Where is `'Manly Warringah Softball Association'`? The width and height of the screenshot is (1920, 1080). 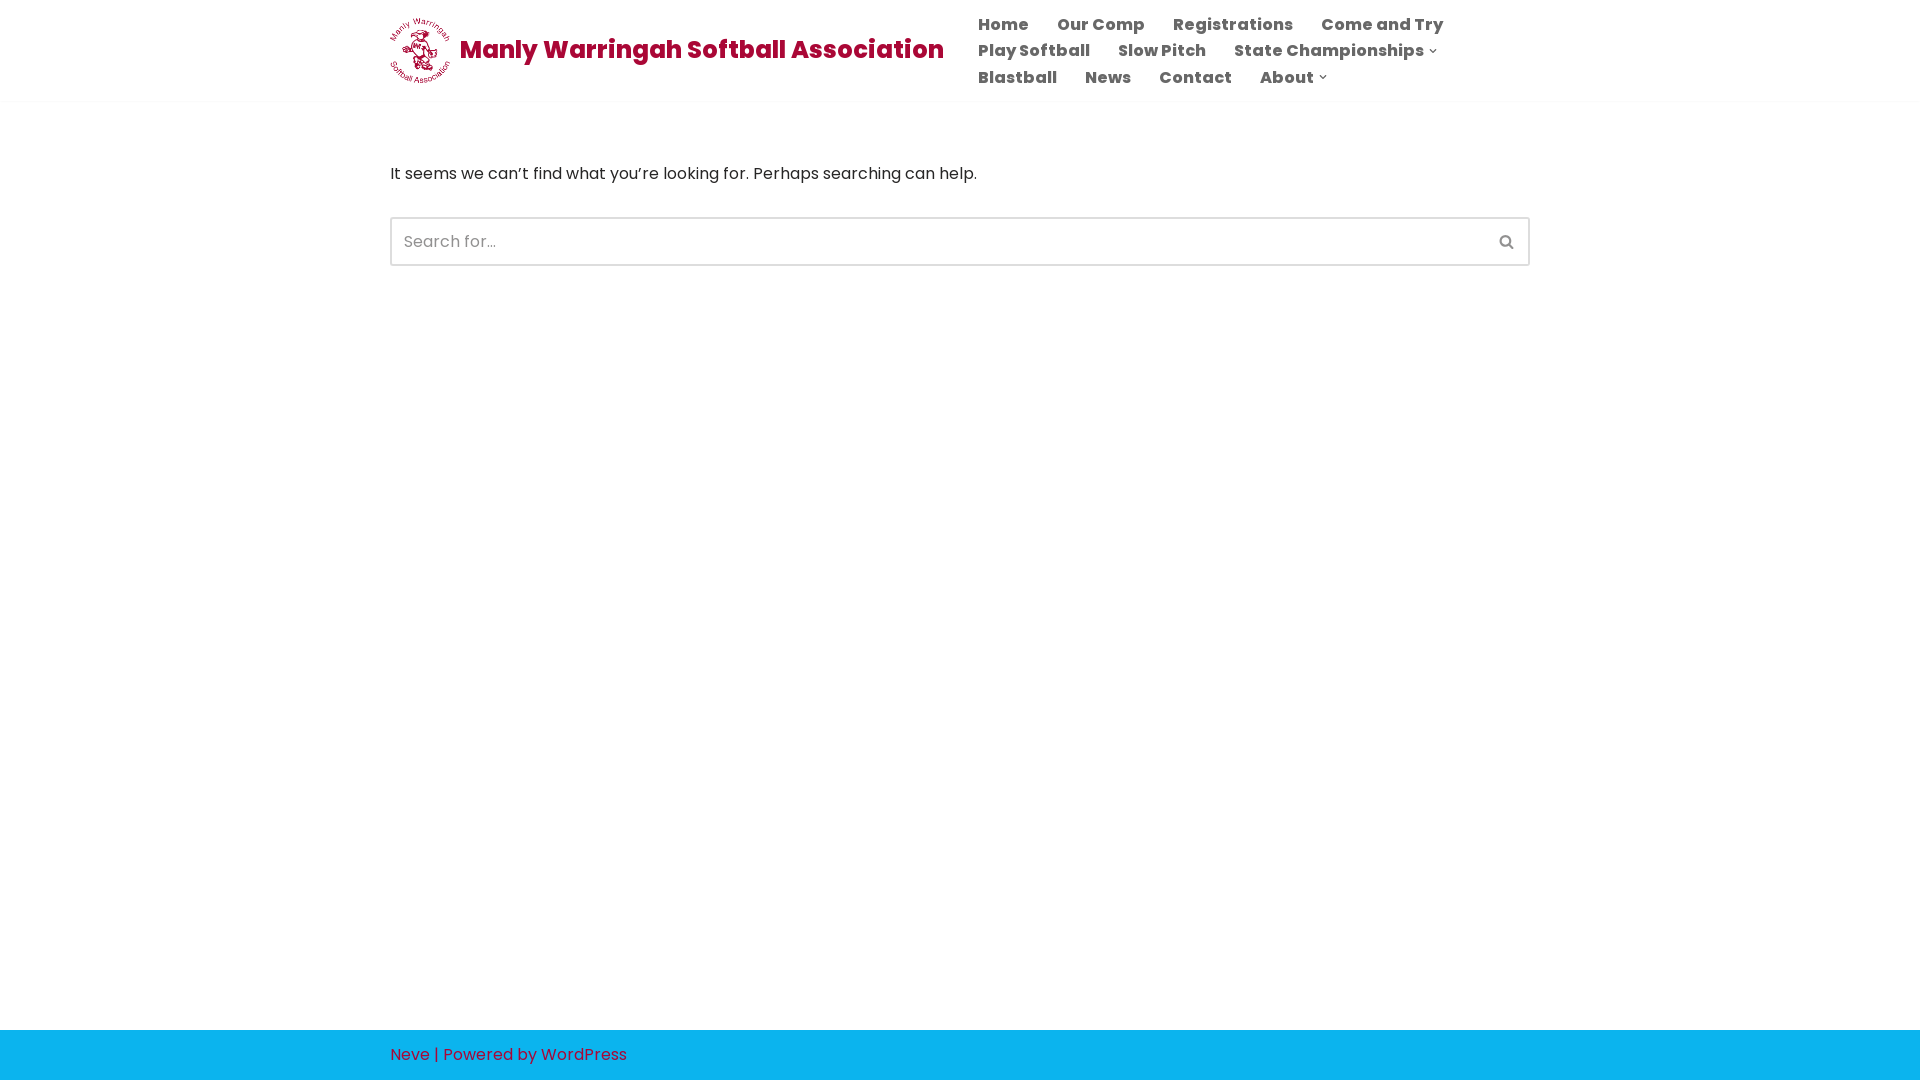 'Manly Warringah Softball Association' is located at coordinates (667, 49).